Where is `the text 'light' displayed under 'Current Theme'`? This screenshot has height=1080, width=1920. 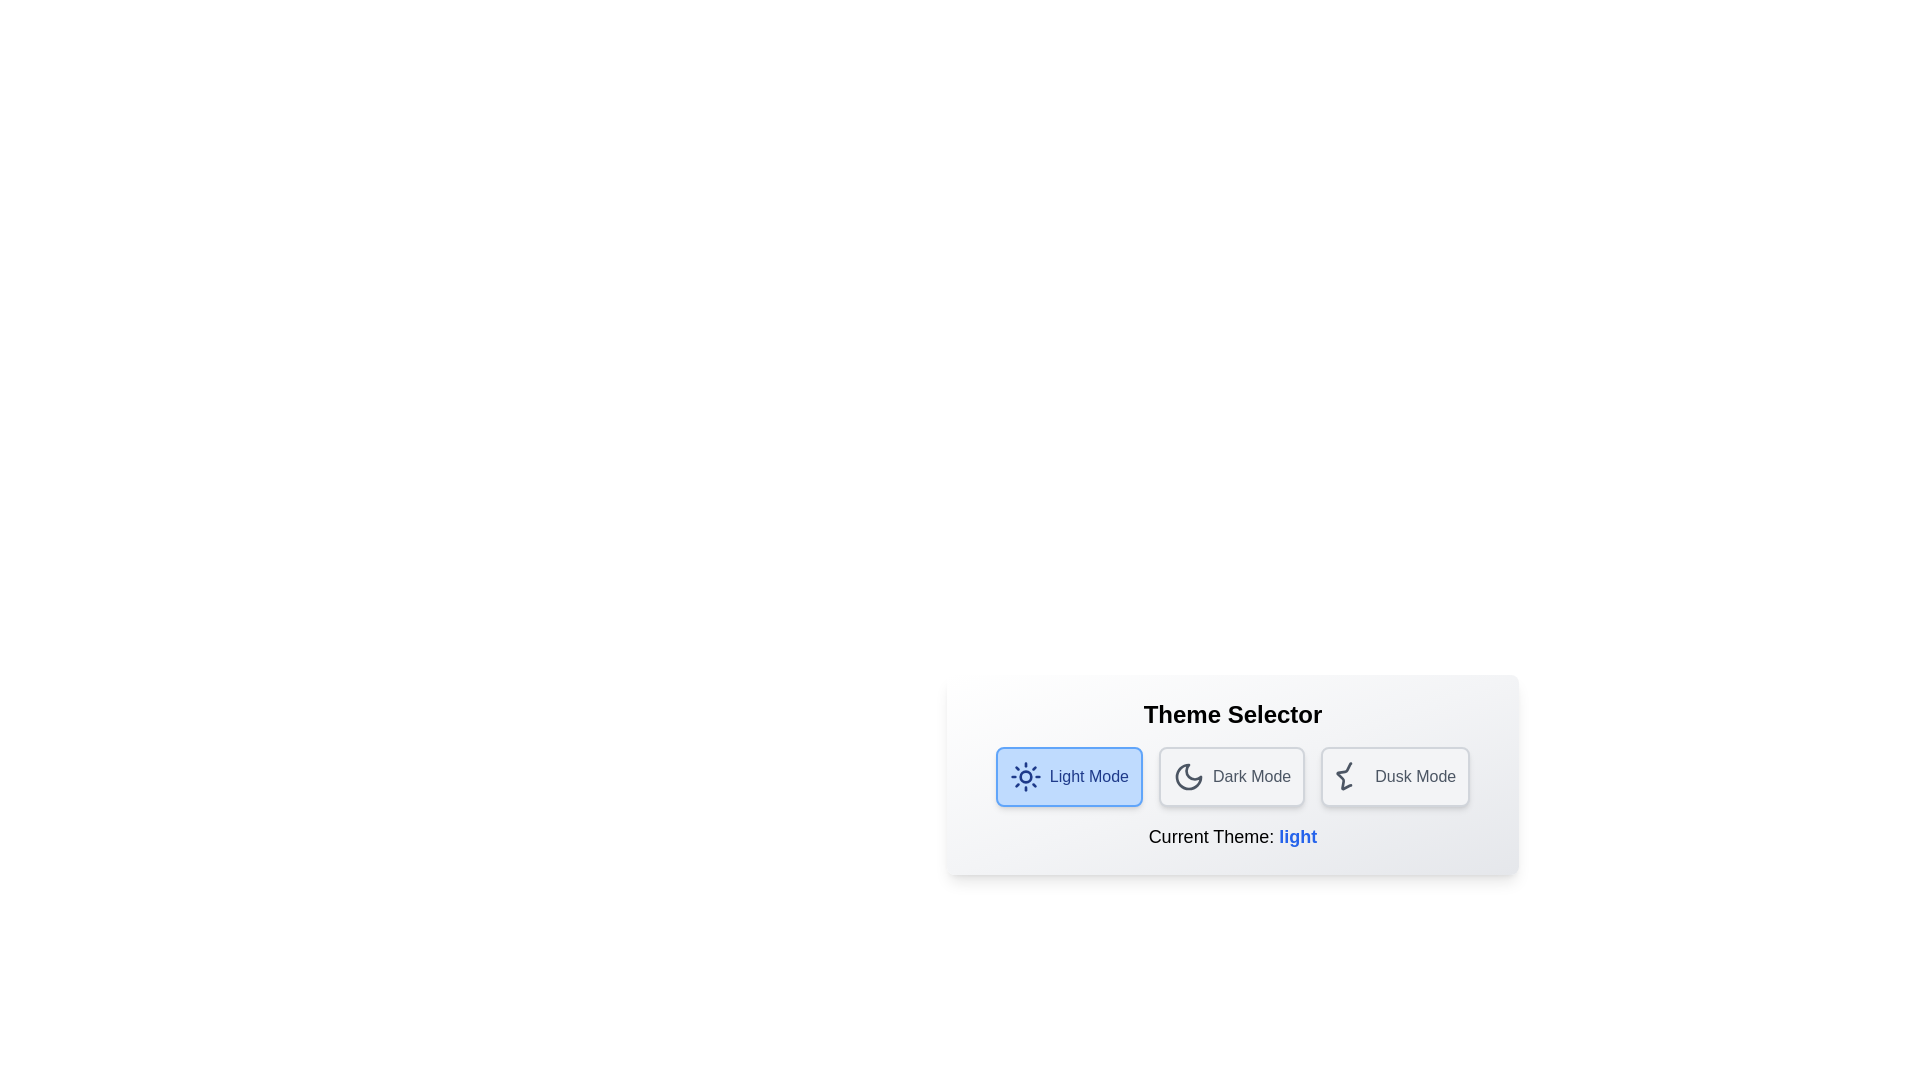
the text 'light' displayed under 'Current Theme' is located at coordinates (1297, 837).